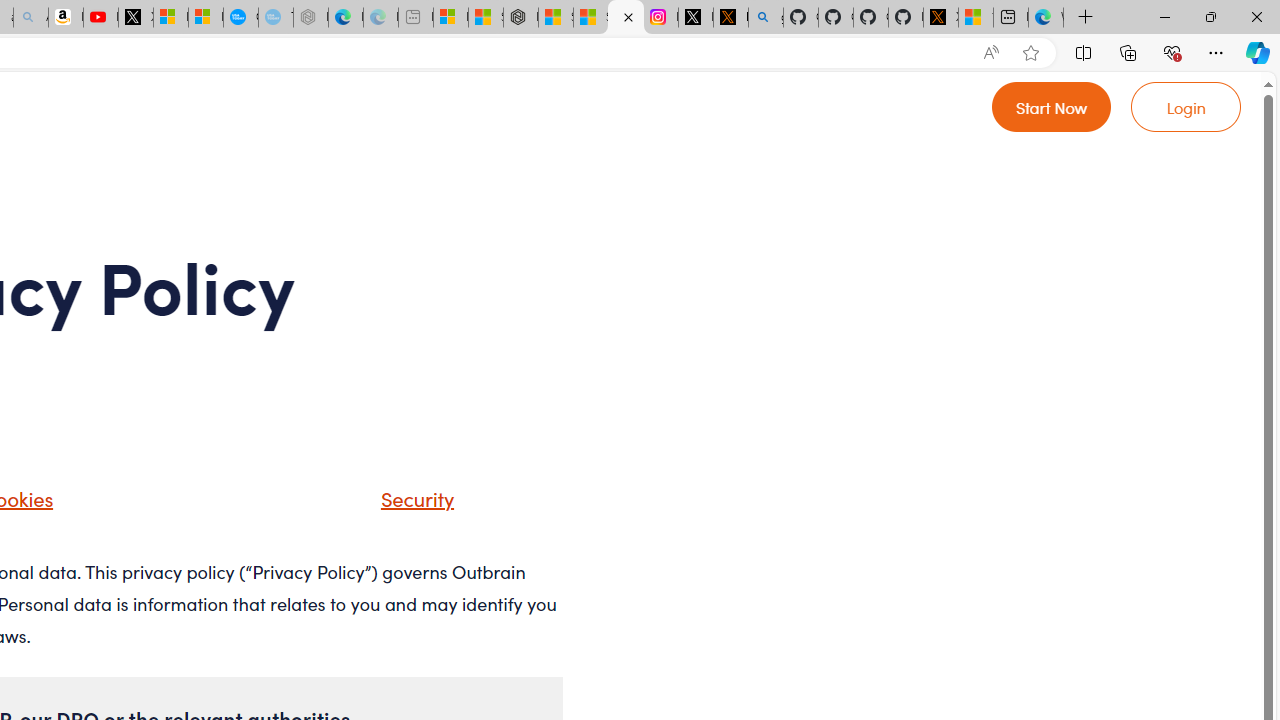 This screenshot has width=1280, height=720. I want to click on 'Day 1: Arriving in Yemen (surreal to be here) - YouTube', so click(100, 17).